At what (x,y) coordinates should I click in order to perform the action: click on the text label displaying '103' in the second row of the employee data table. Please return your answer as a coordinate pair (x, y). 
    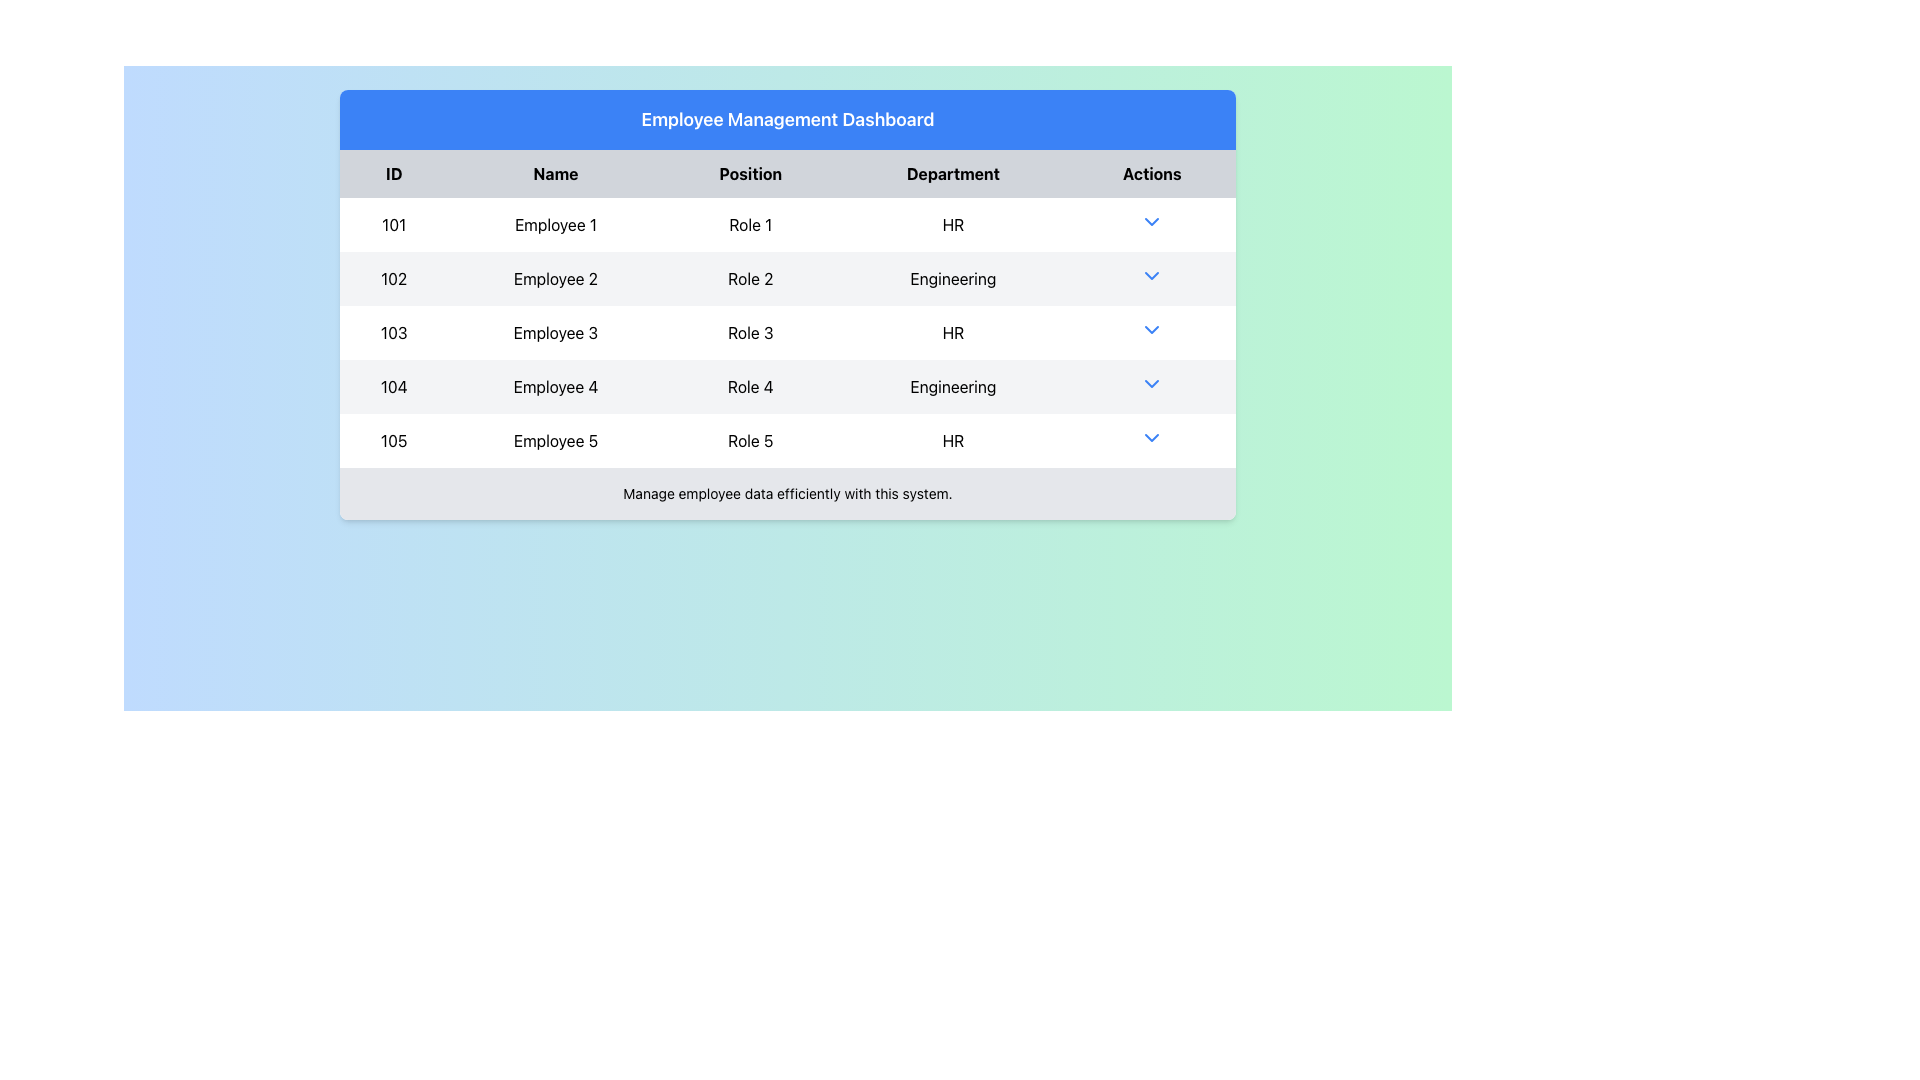
    Looking at the image, I should click on (394, 331).